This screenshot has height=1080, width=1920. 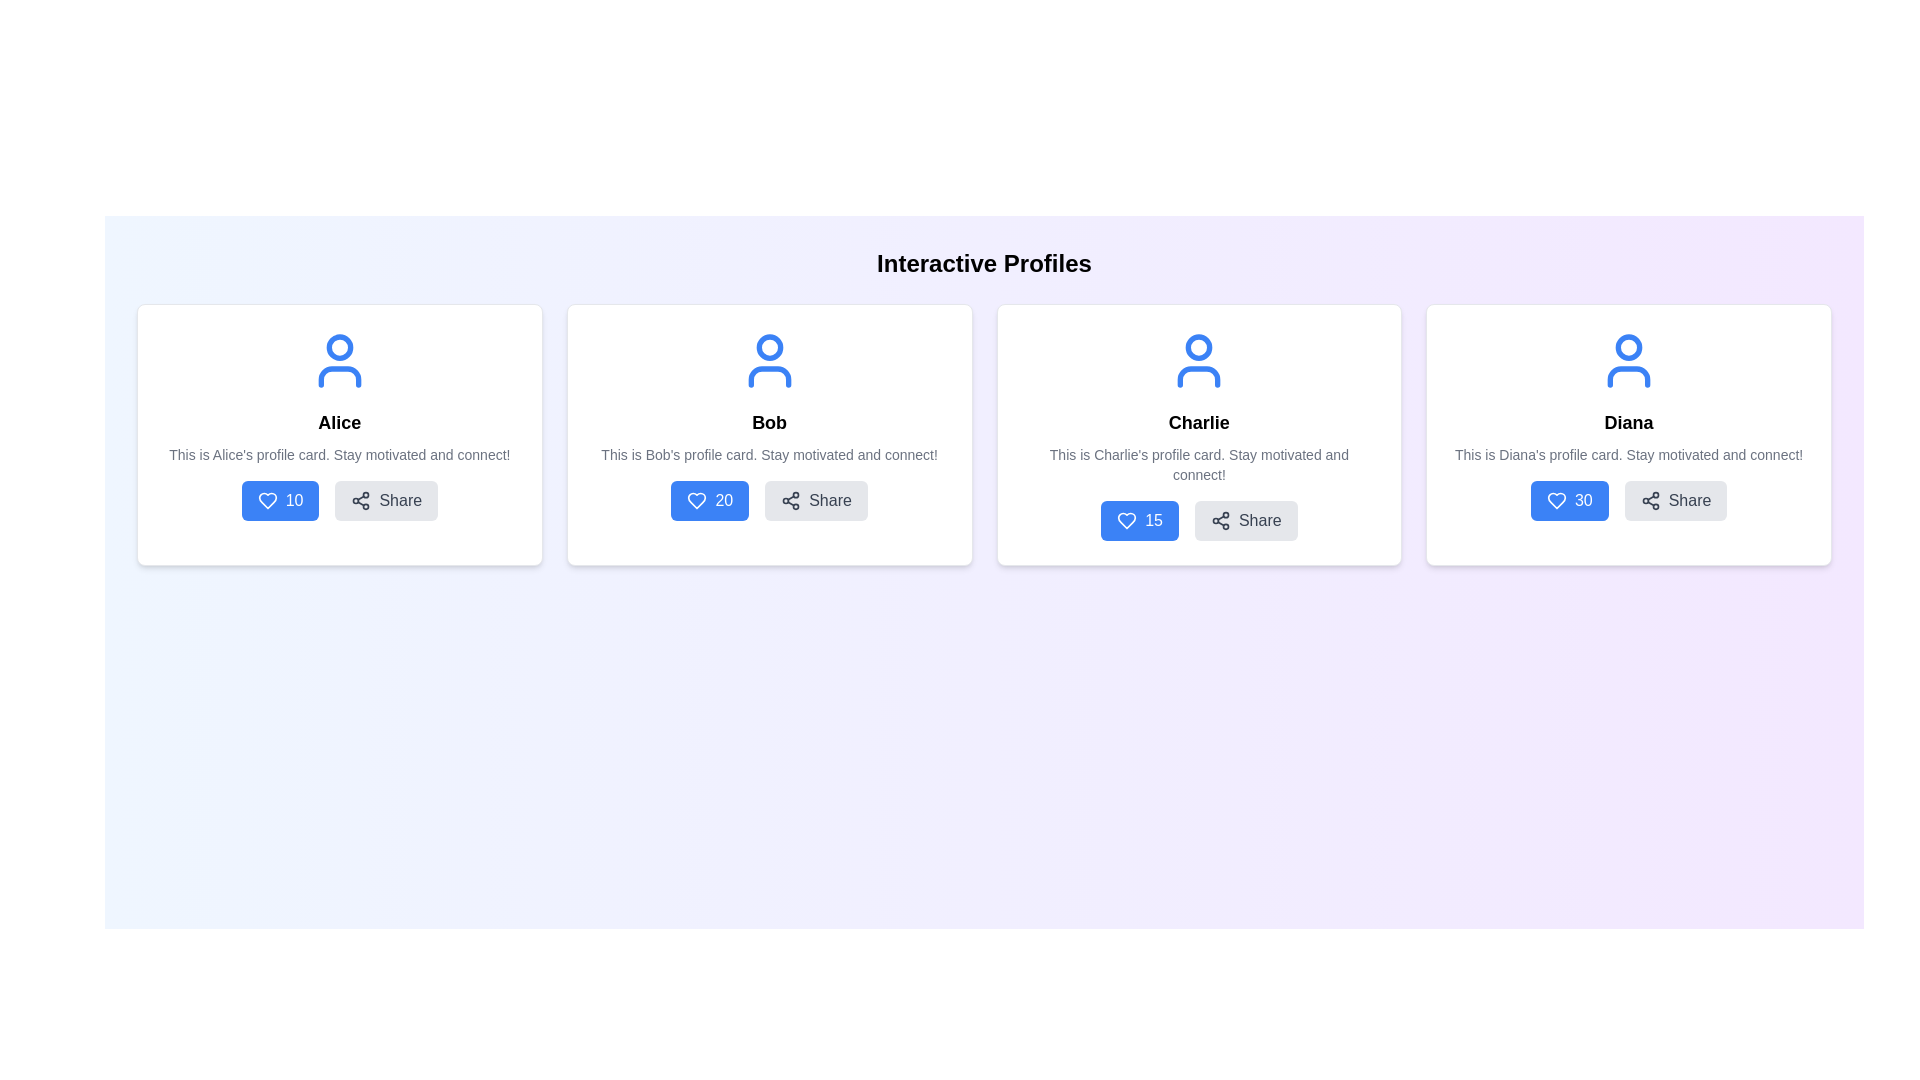 What do you see at coordinates (830, 500) in the screenshot?
I see `the 'Share' button, which is styled with gray text and located next to a heart icon` at bounding box center [830, 500].